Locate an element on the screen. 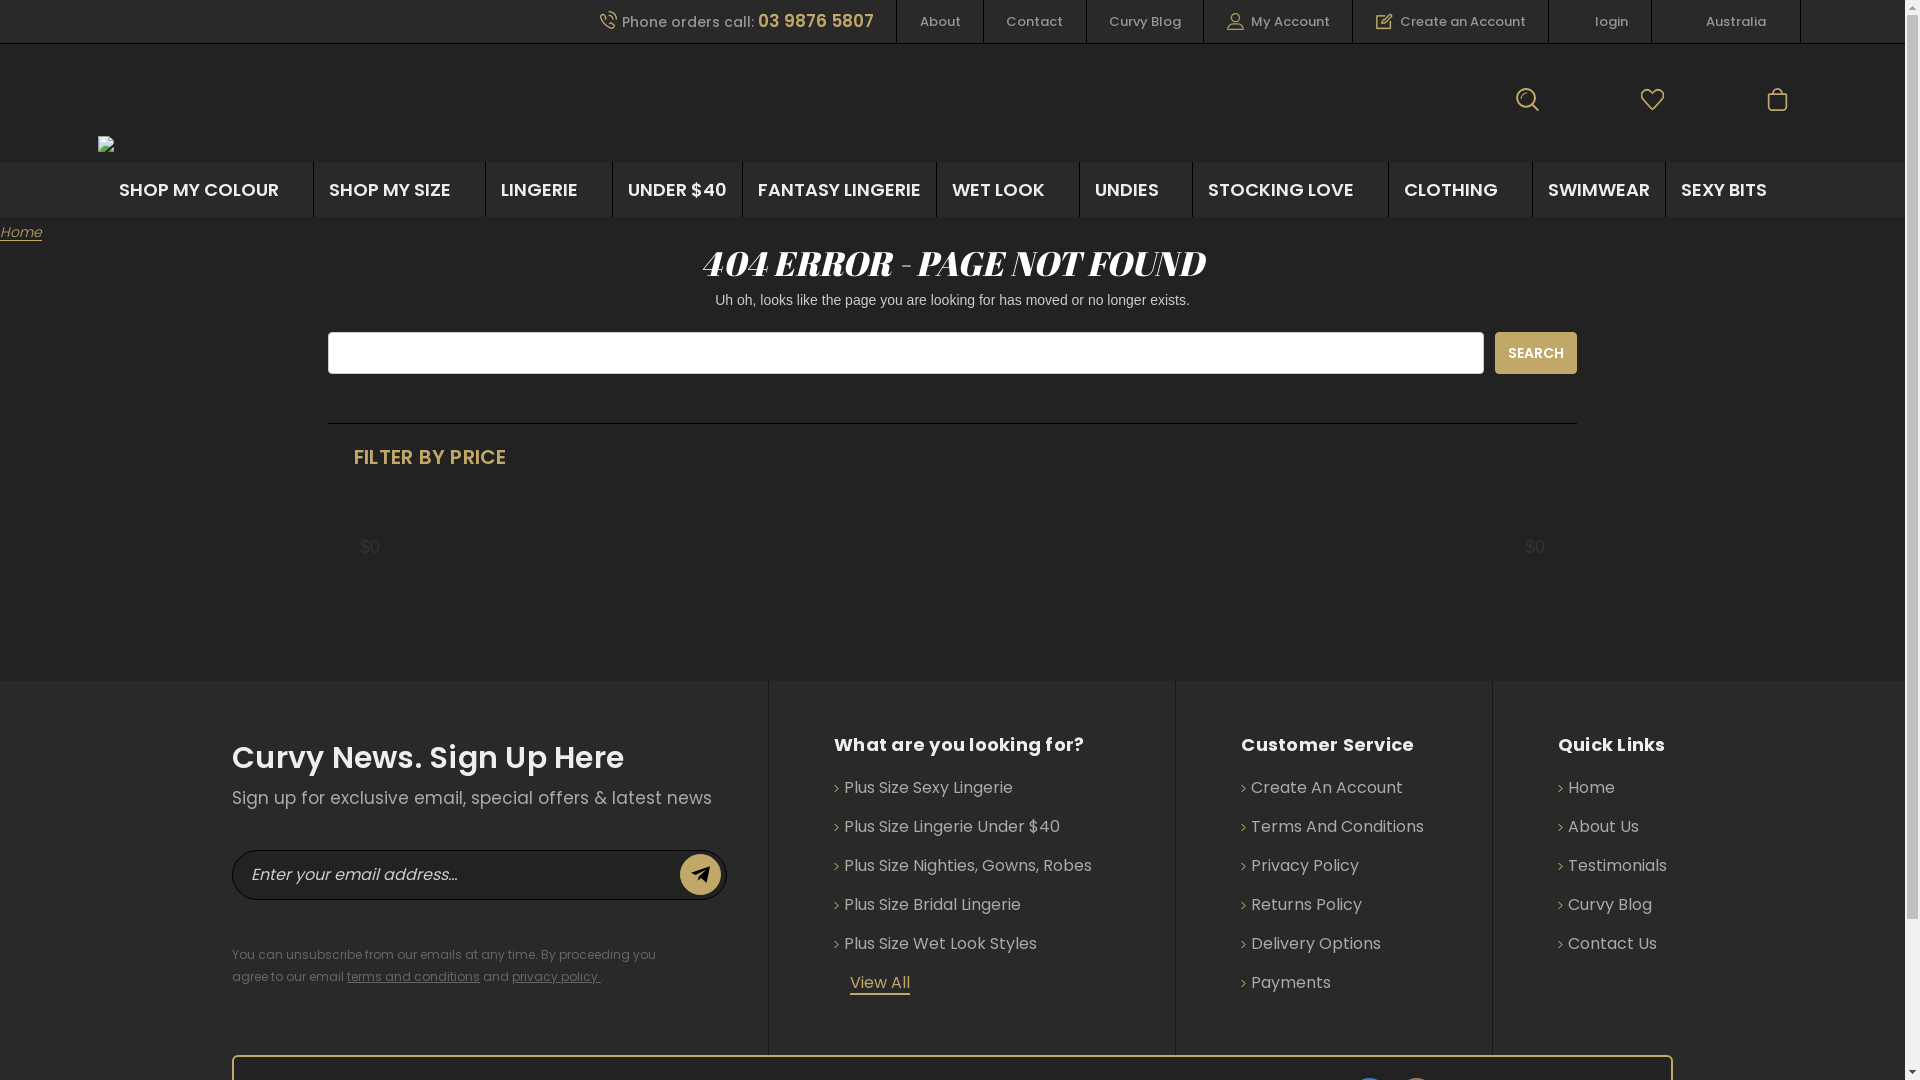 This screenshot has height=1080, width=1920. 'Delivery Options' is located at coordinates (1240, 944).